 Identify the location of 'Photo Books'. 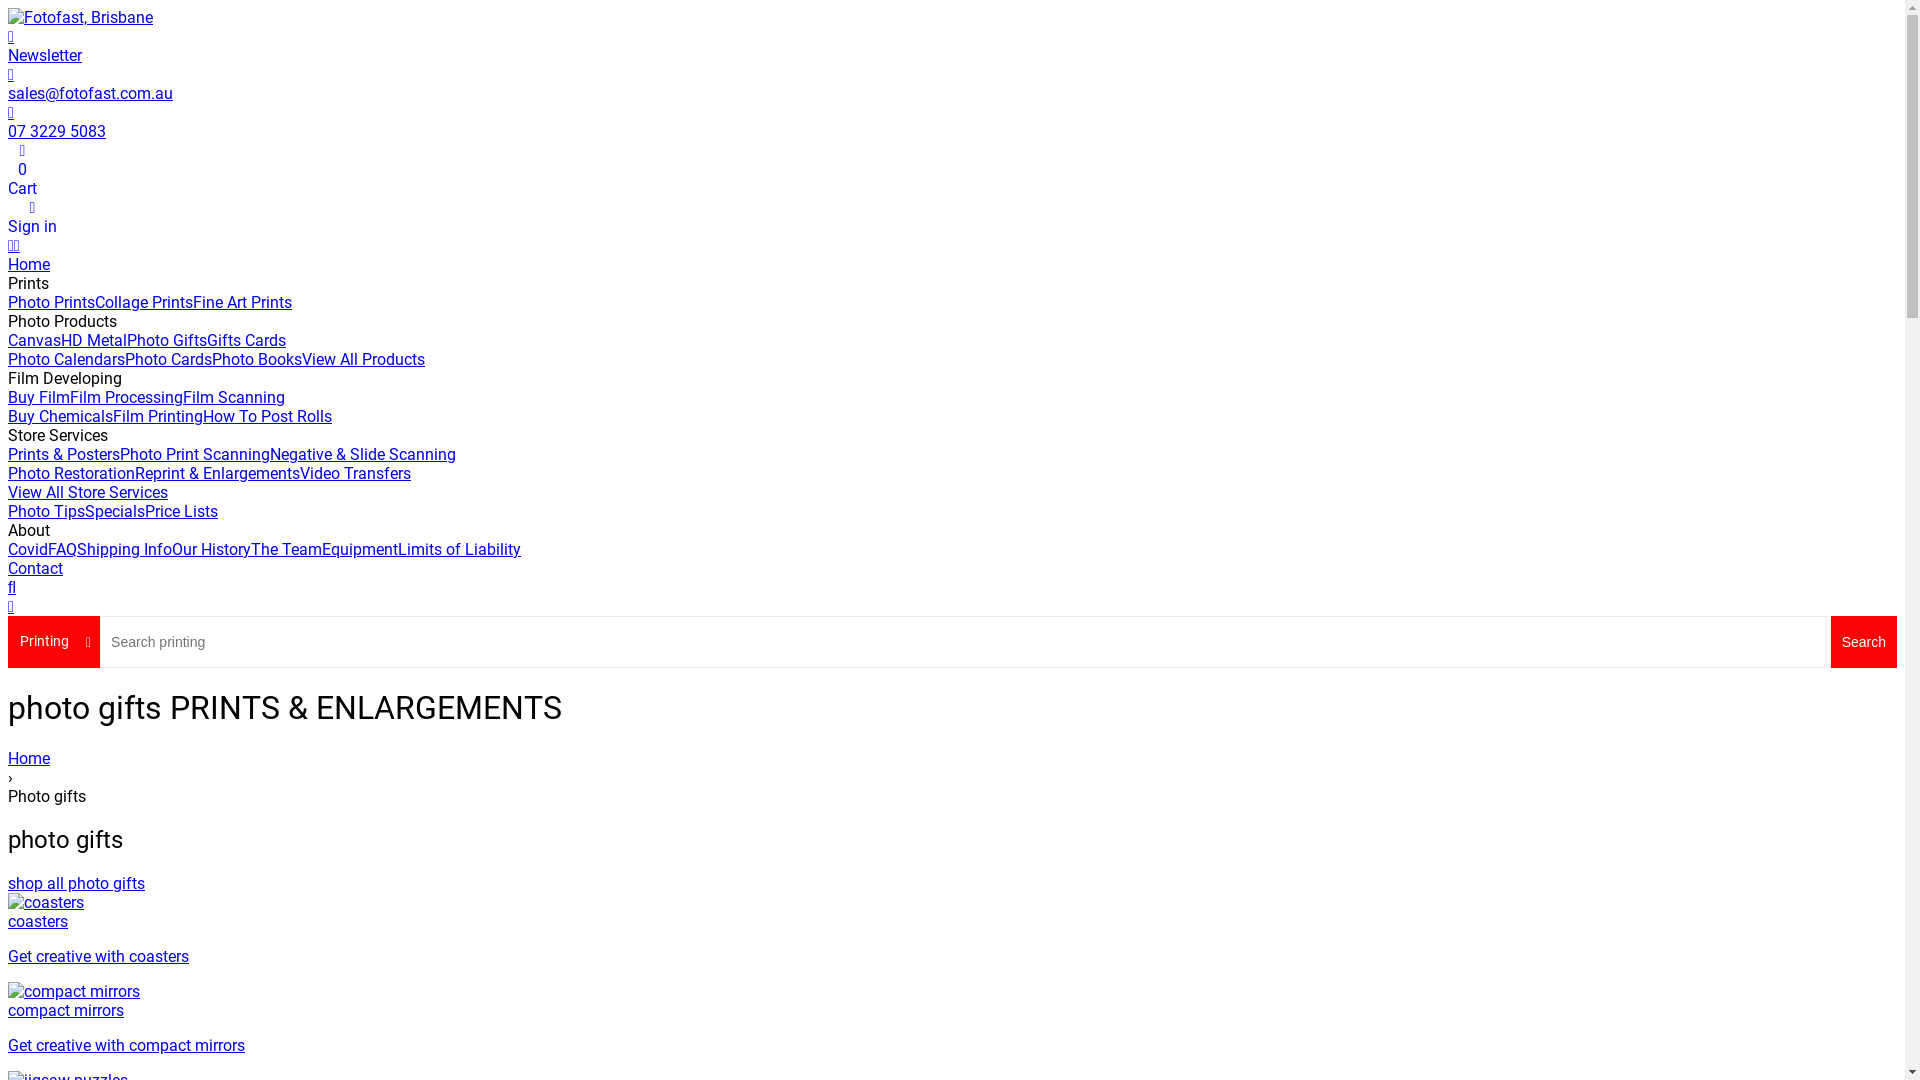
(211, 358).